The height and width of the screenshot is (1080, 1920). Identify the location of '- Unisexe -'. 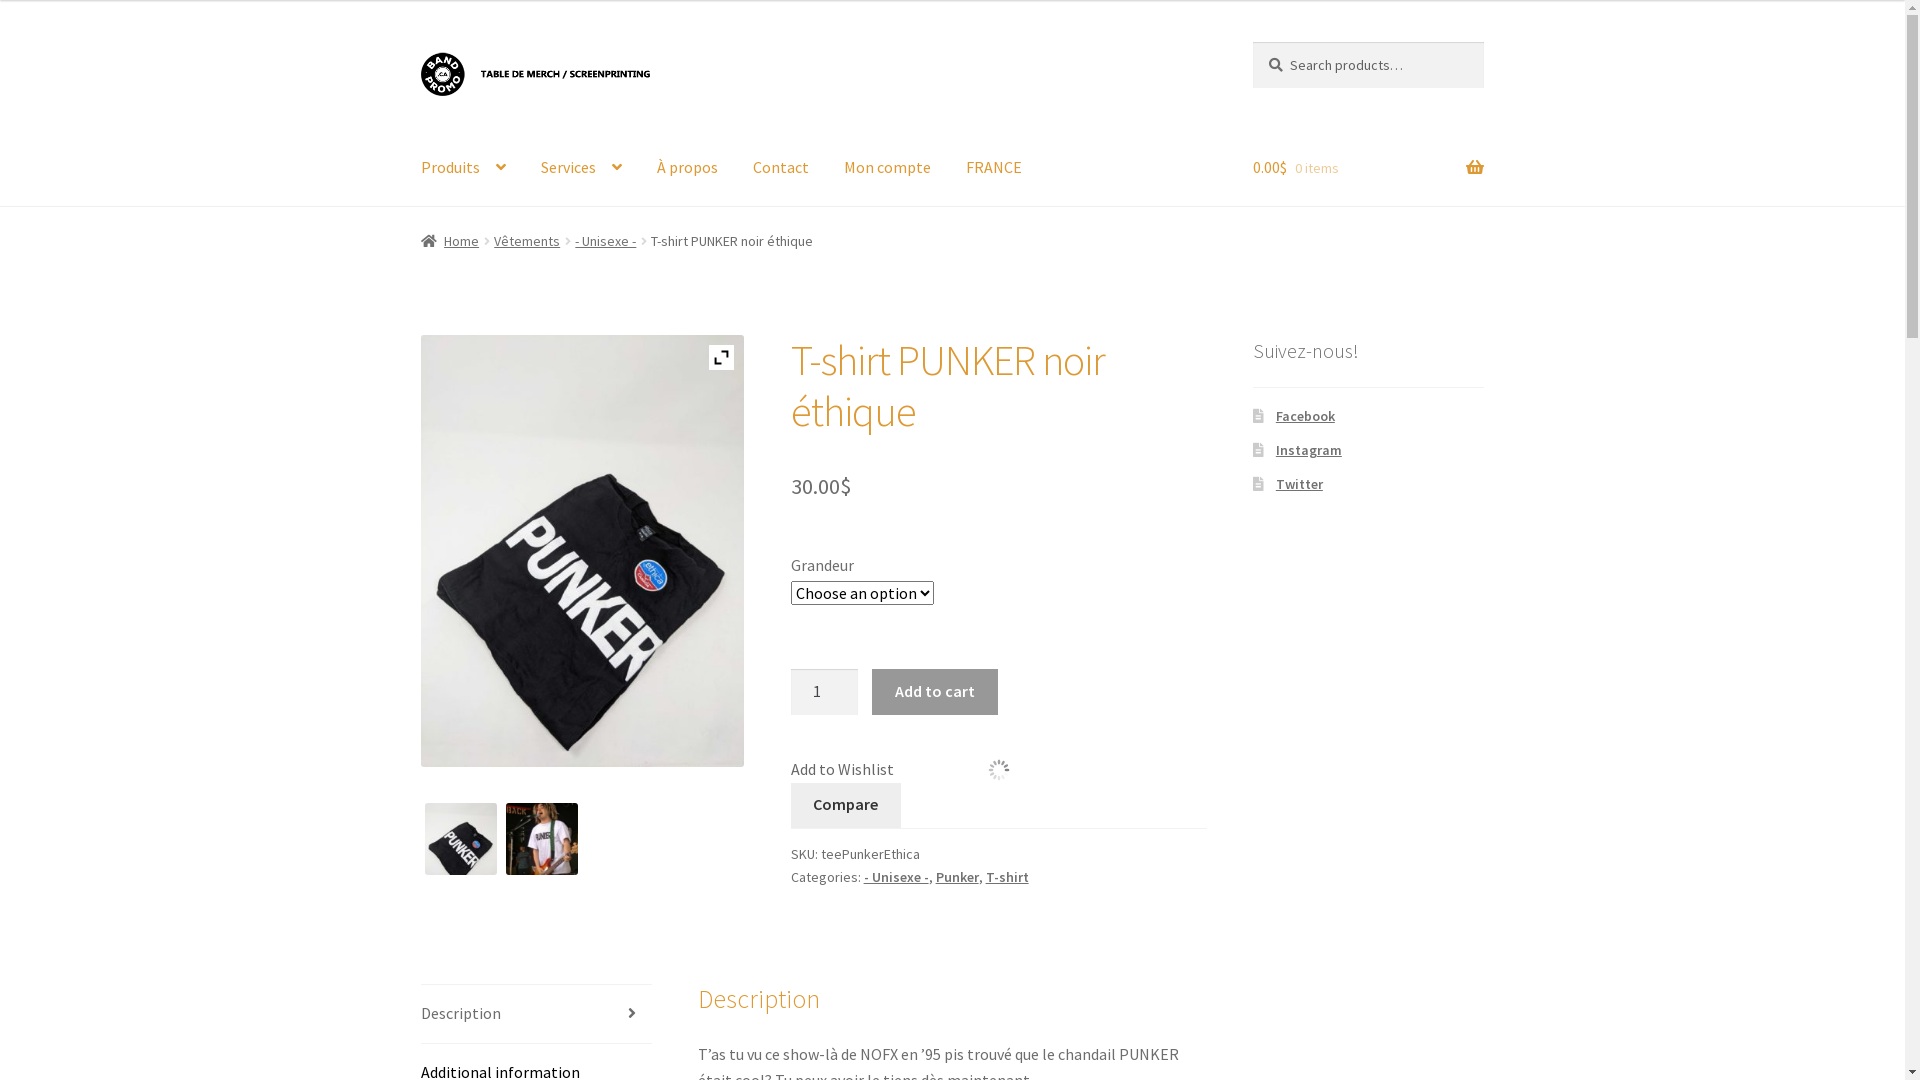
(895, 875).